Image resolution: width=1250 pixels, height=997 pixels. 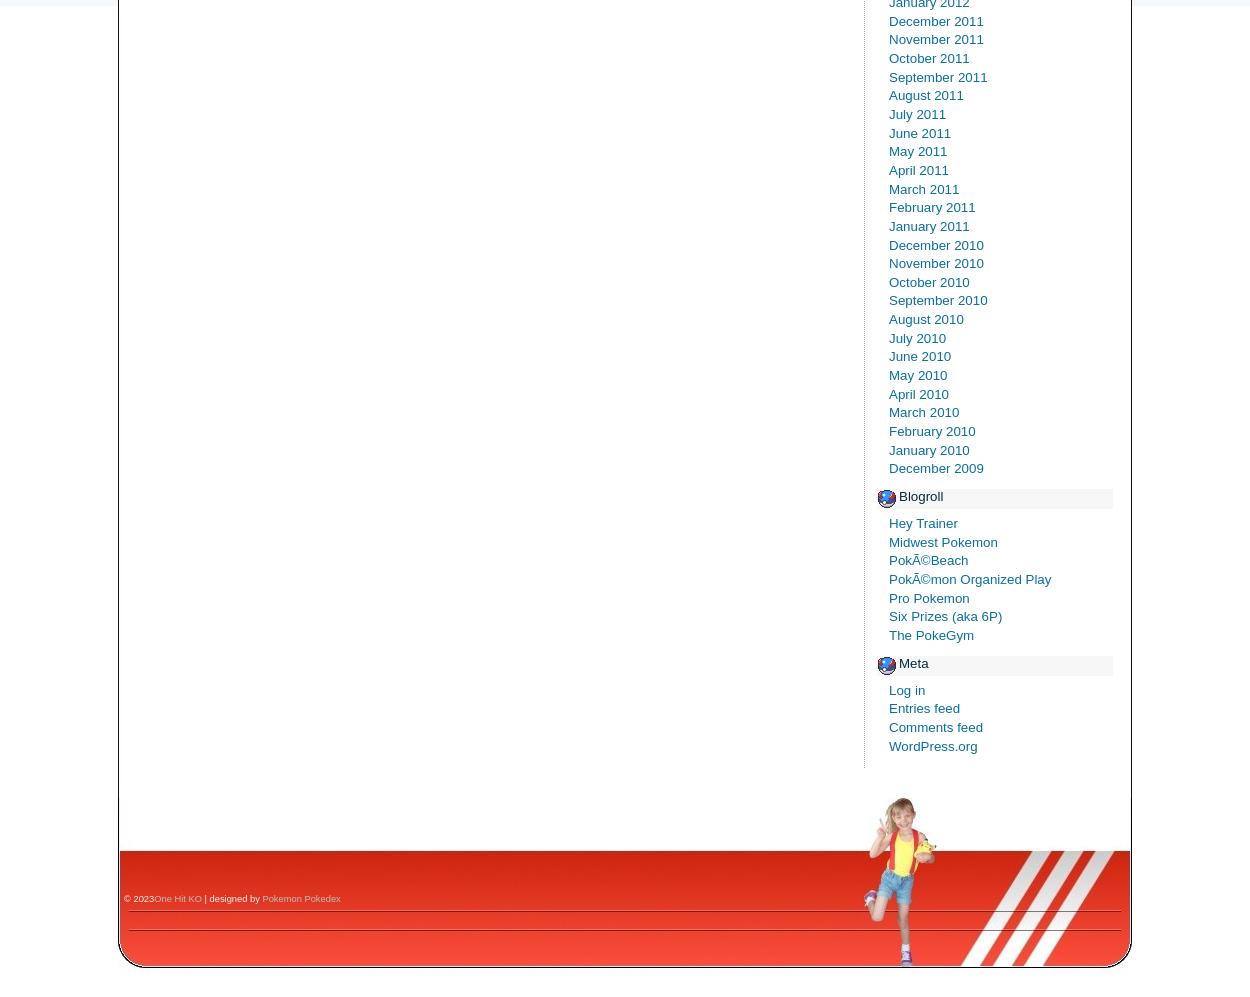 What do you see at coordinates (921, 496) in the screenshot?
I see `'Blogroll'` at bounding box center [921, 496].